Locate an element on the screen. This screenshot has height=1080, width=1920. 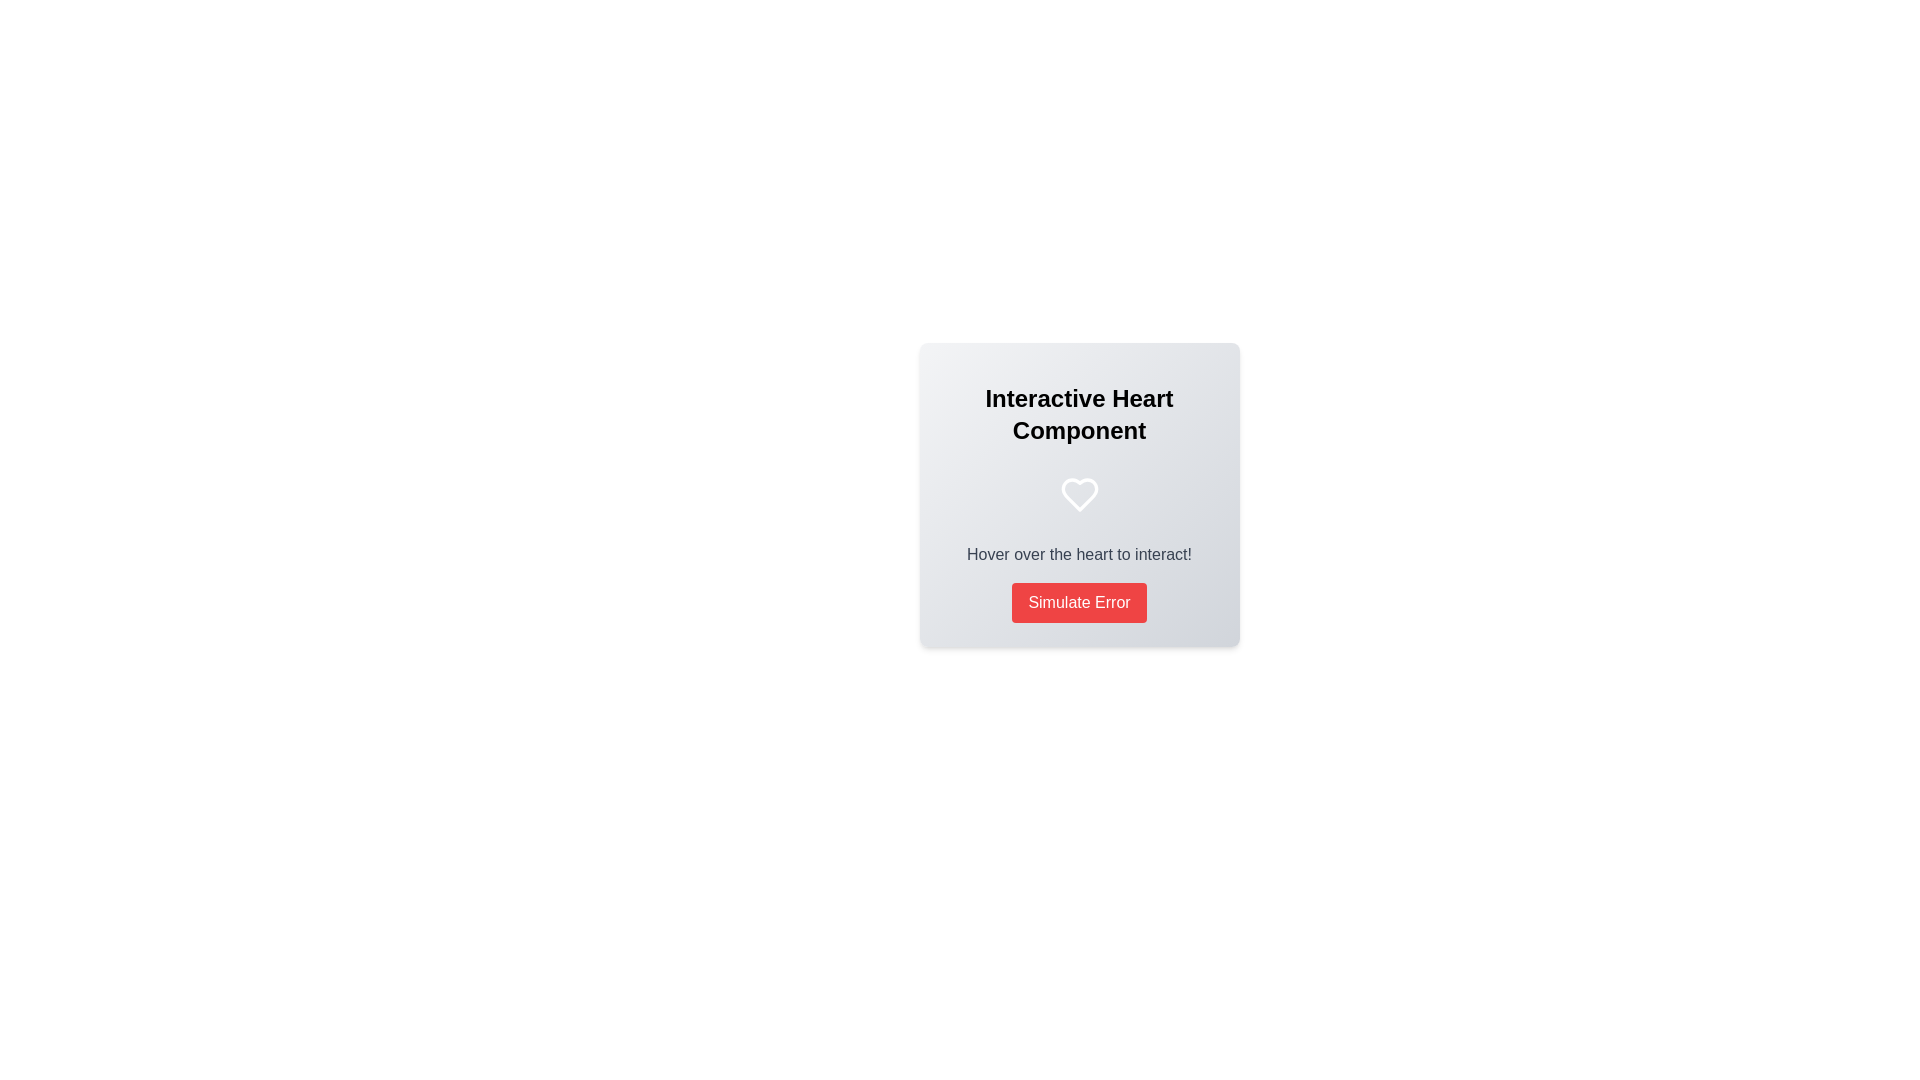
the center of the heart icon enclosed in a circular blue background, which is part of the Interactive Heart Component card is located at coordinates (1078, 494).